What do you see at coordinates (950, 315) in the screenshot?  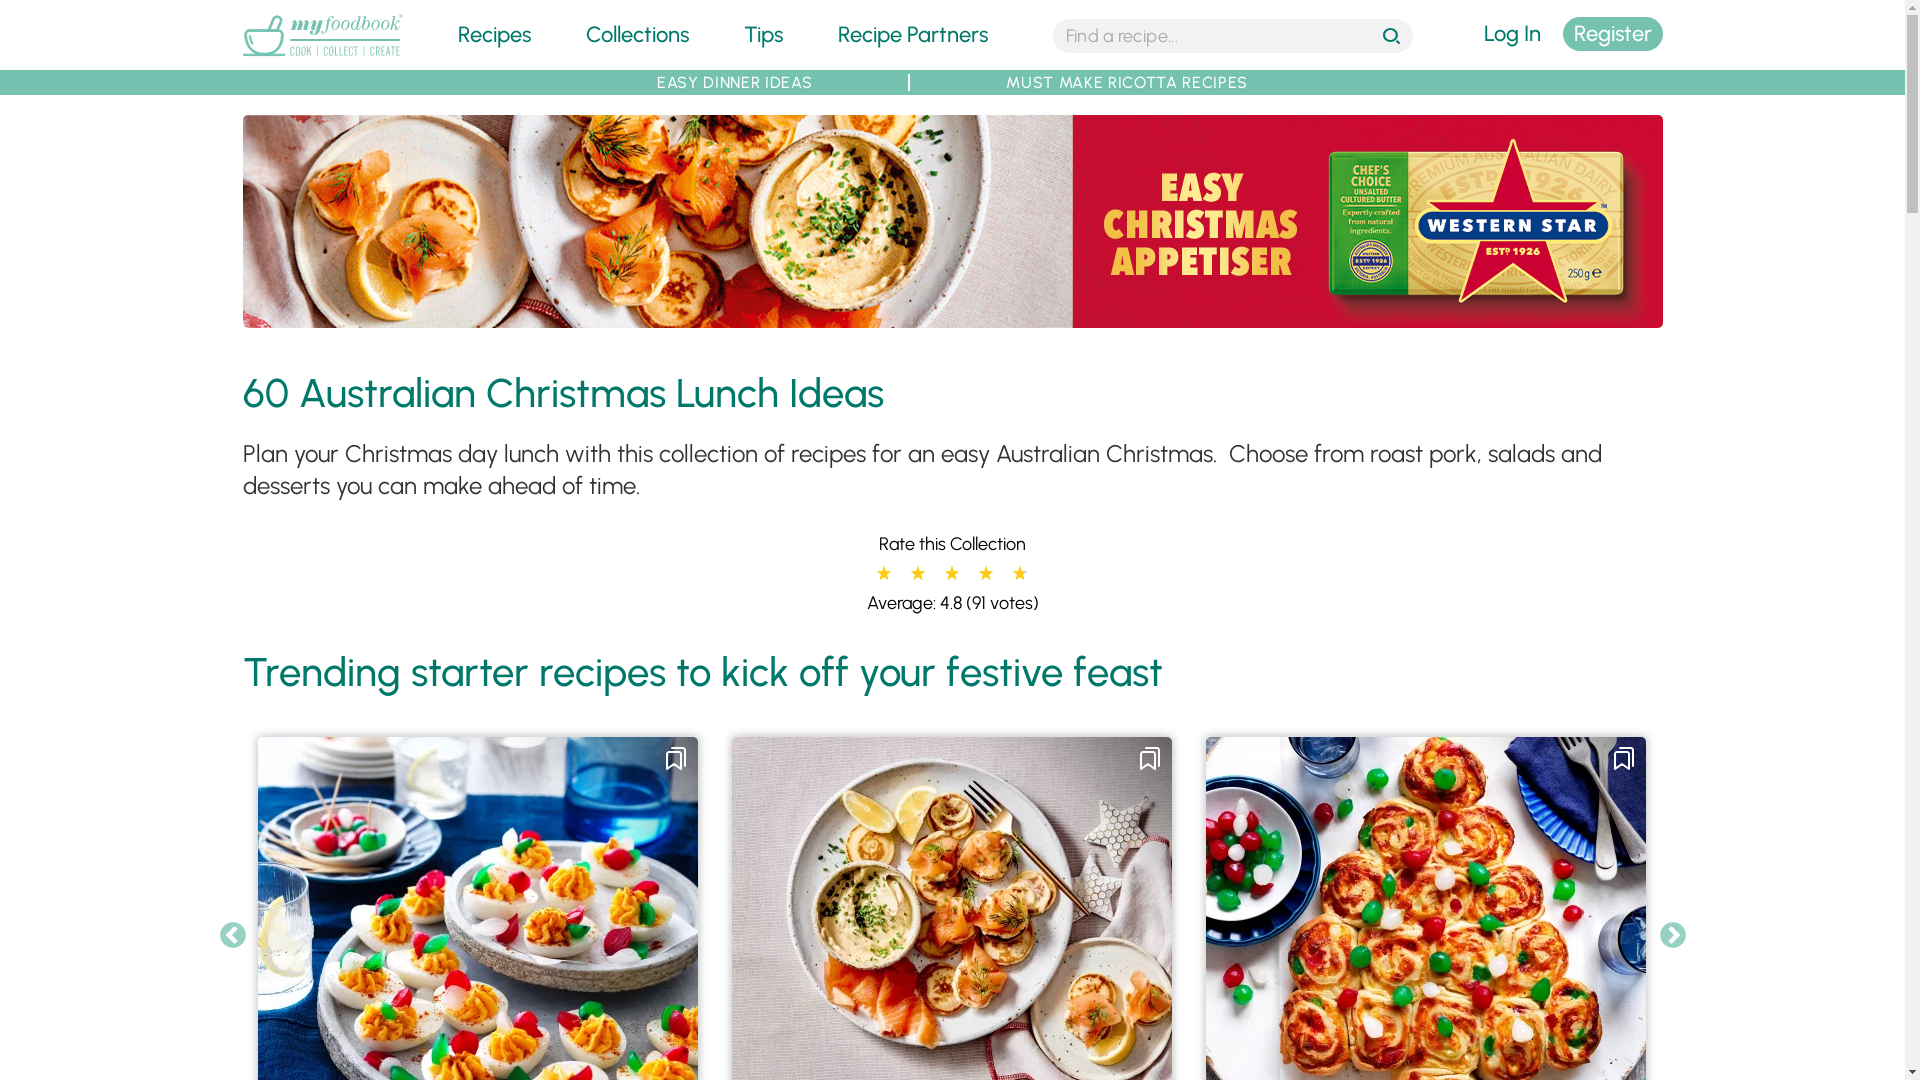 I see `'How to make Blini and whipped butter'` at bounding box center [950, 315].